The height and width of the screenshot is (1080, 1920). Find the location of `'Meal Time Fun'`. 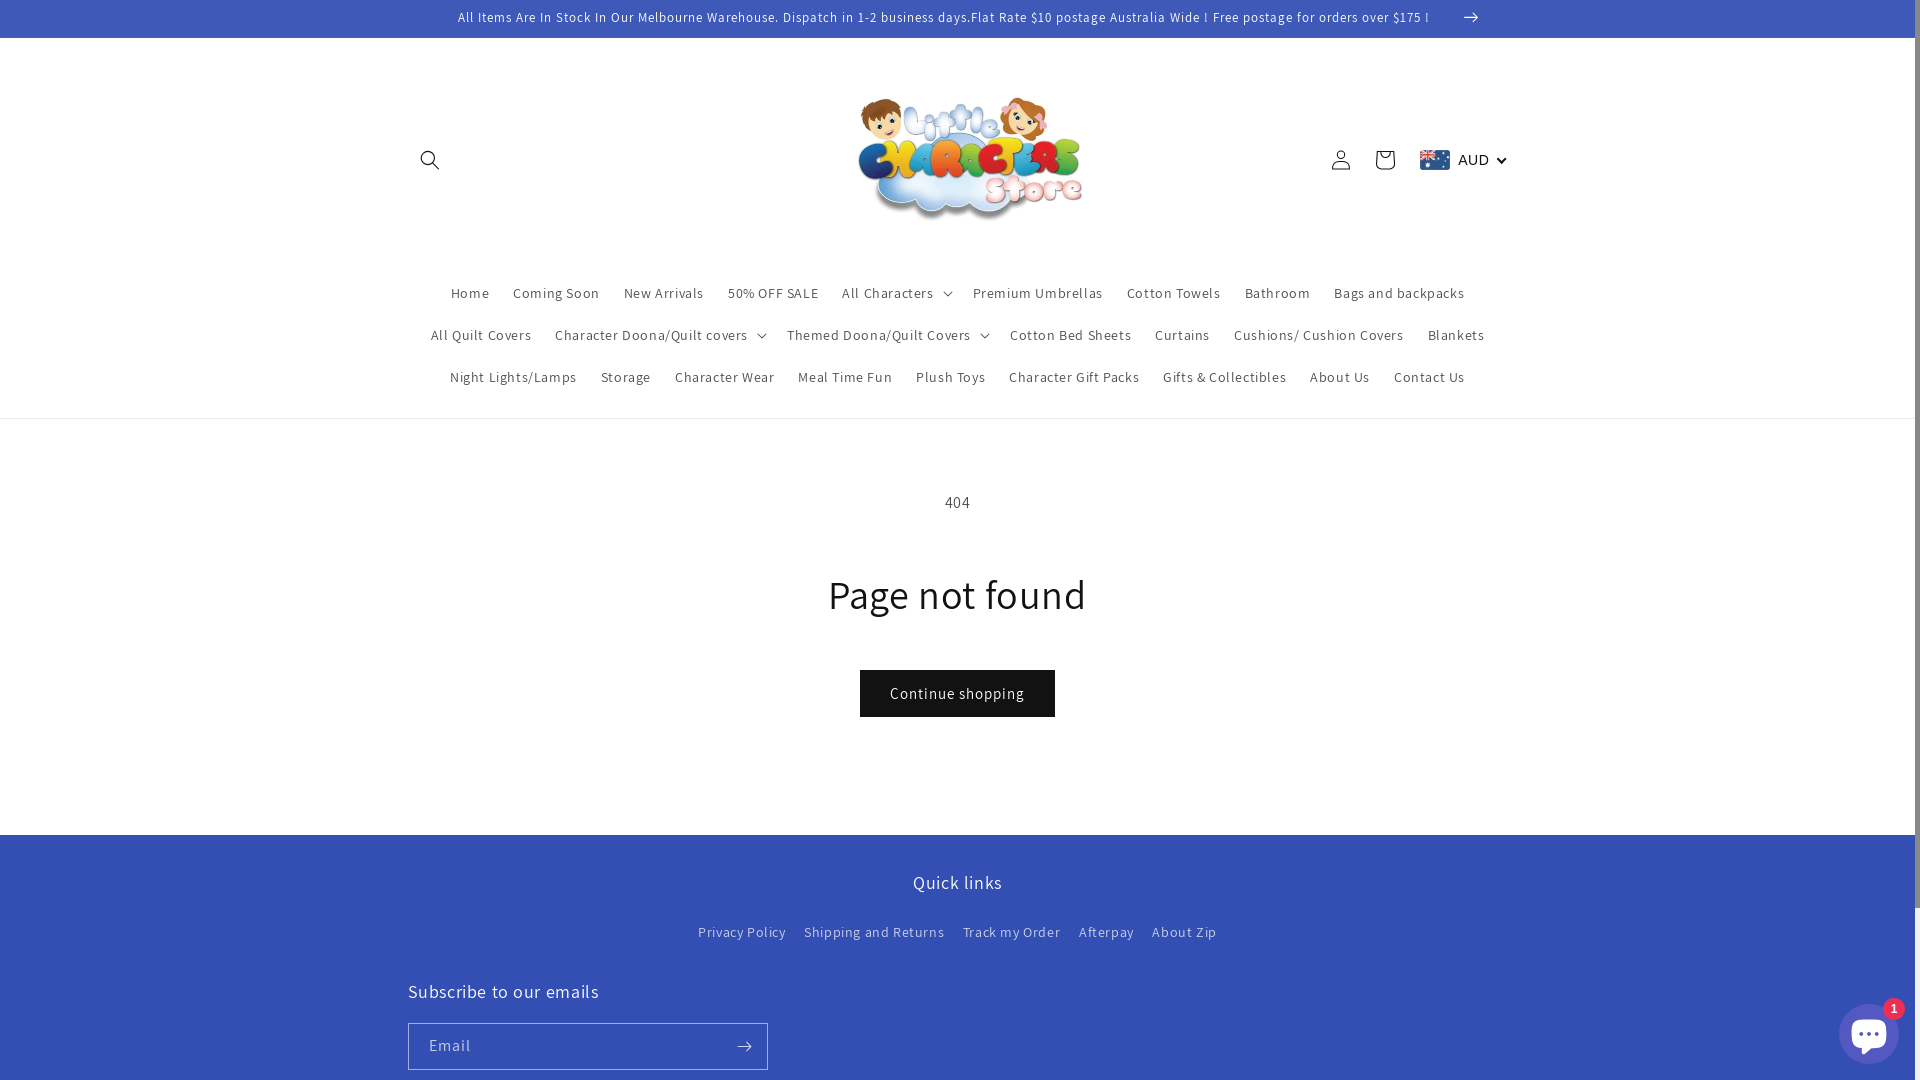

'Meal Time Fun' is located at coordinates (844, 377).